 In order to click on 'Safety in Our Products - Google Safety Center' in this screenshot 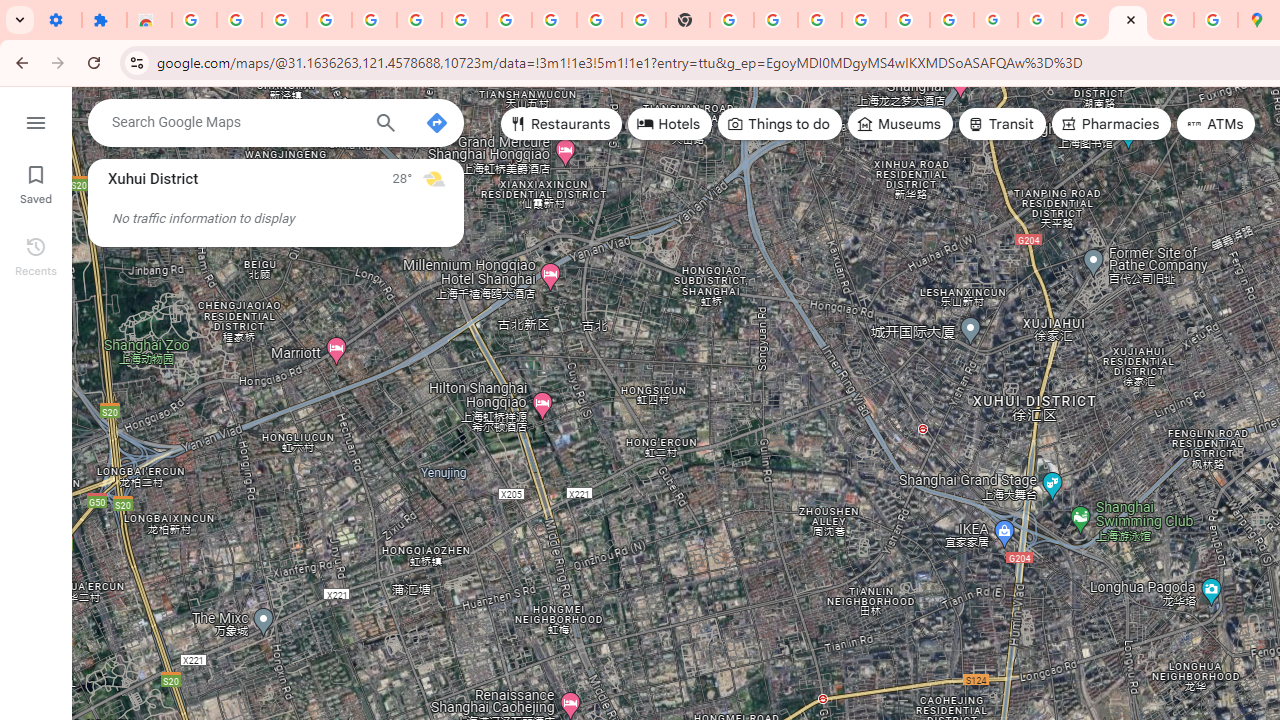, I will do `click(1215, 20)`.